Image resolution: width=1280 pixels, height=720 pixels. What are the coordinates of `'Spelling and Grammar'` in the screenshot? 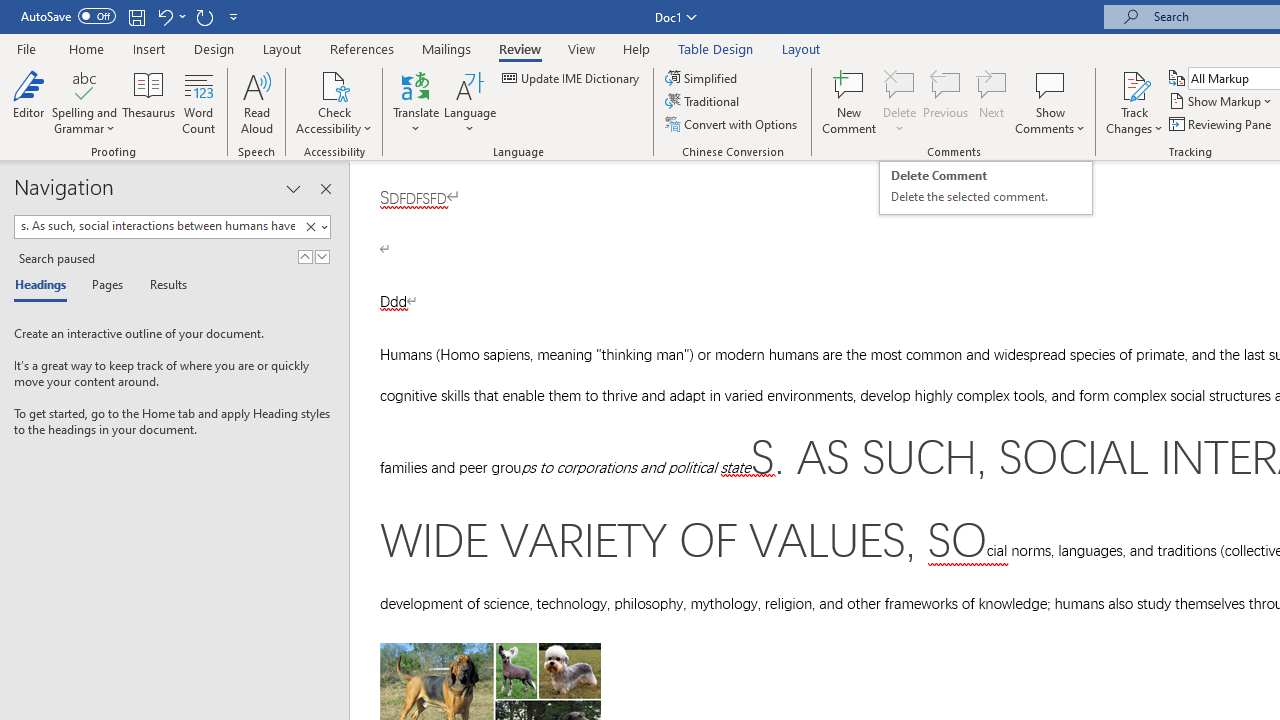 It's located at (84, 84).